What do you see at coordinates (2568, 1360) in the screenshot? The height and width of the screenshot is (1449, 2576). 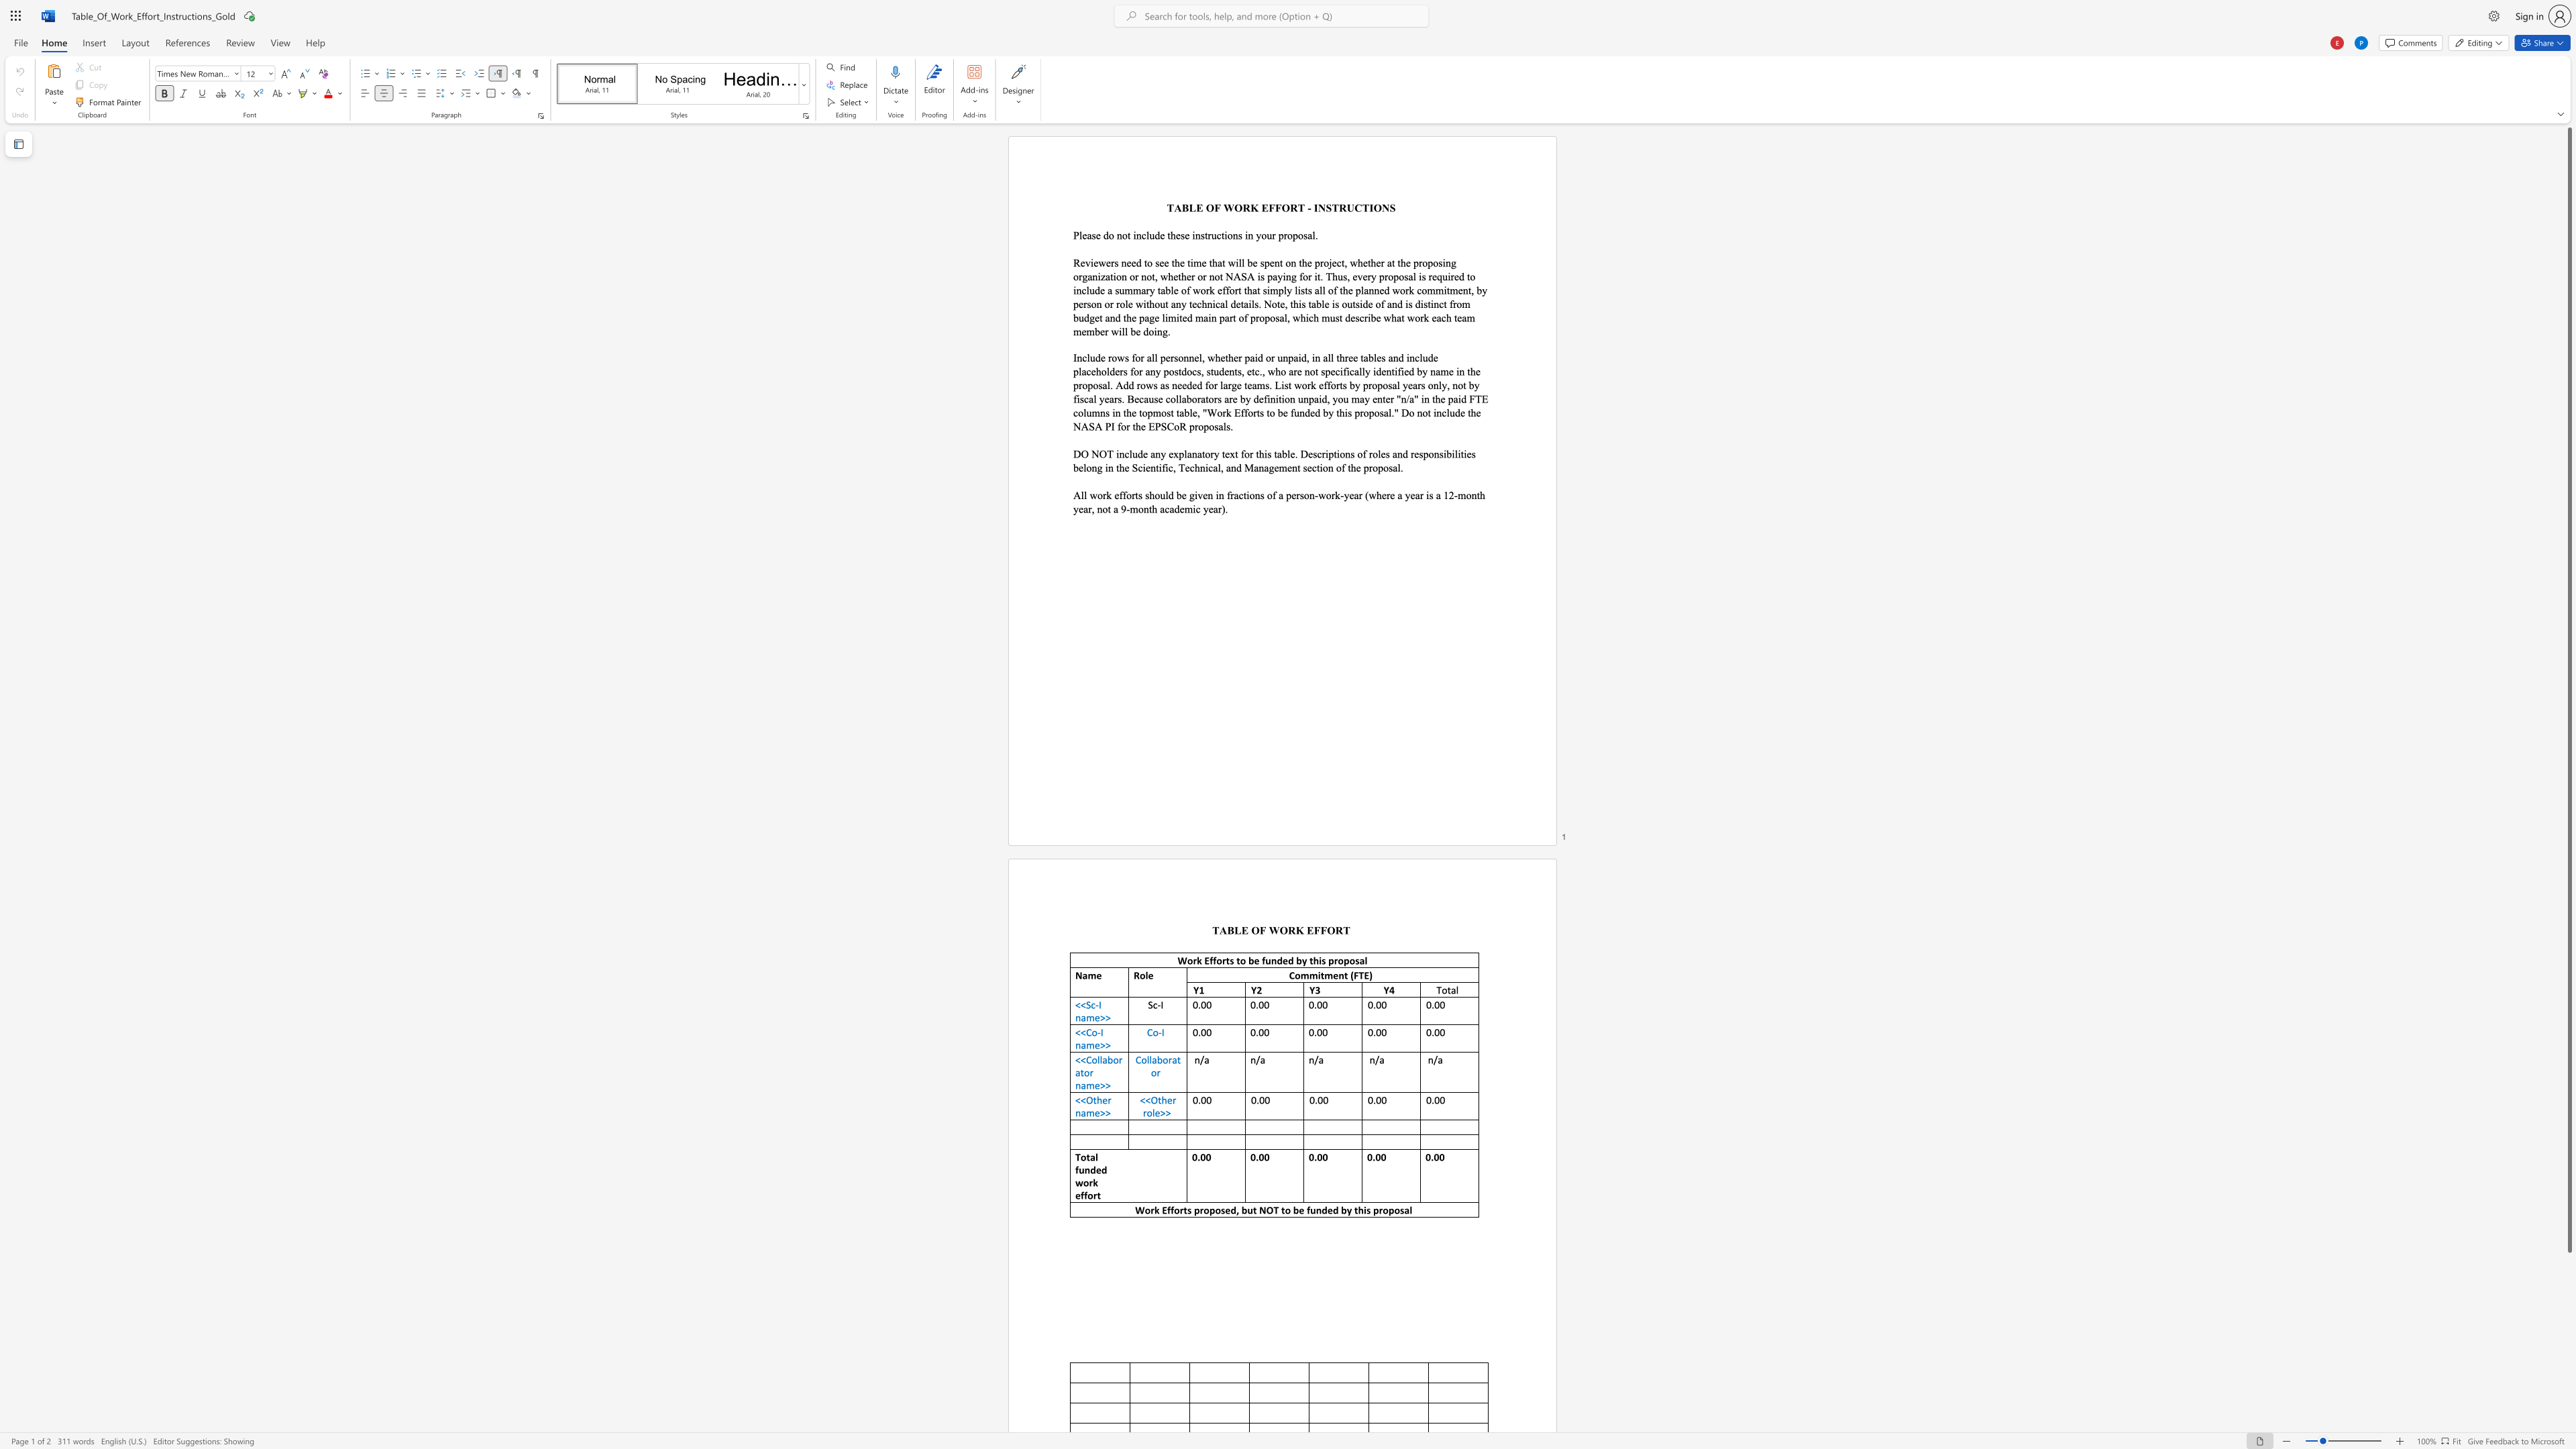 I see `the scrollbar on the right to move the page downward` at bounding box center [2568, 1360].